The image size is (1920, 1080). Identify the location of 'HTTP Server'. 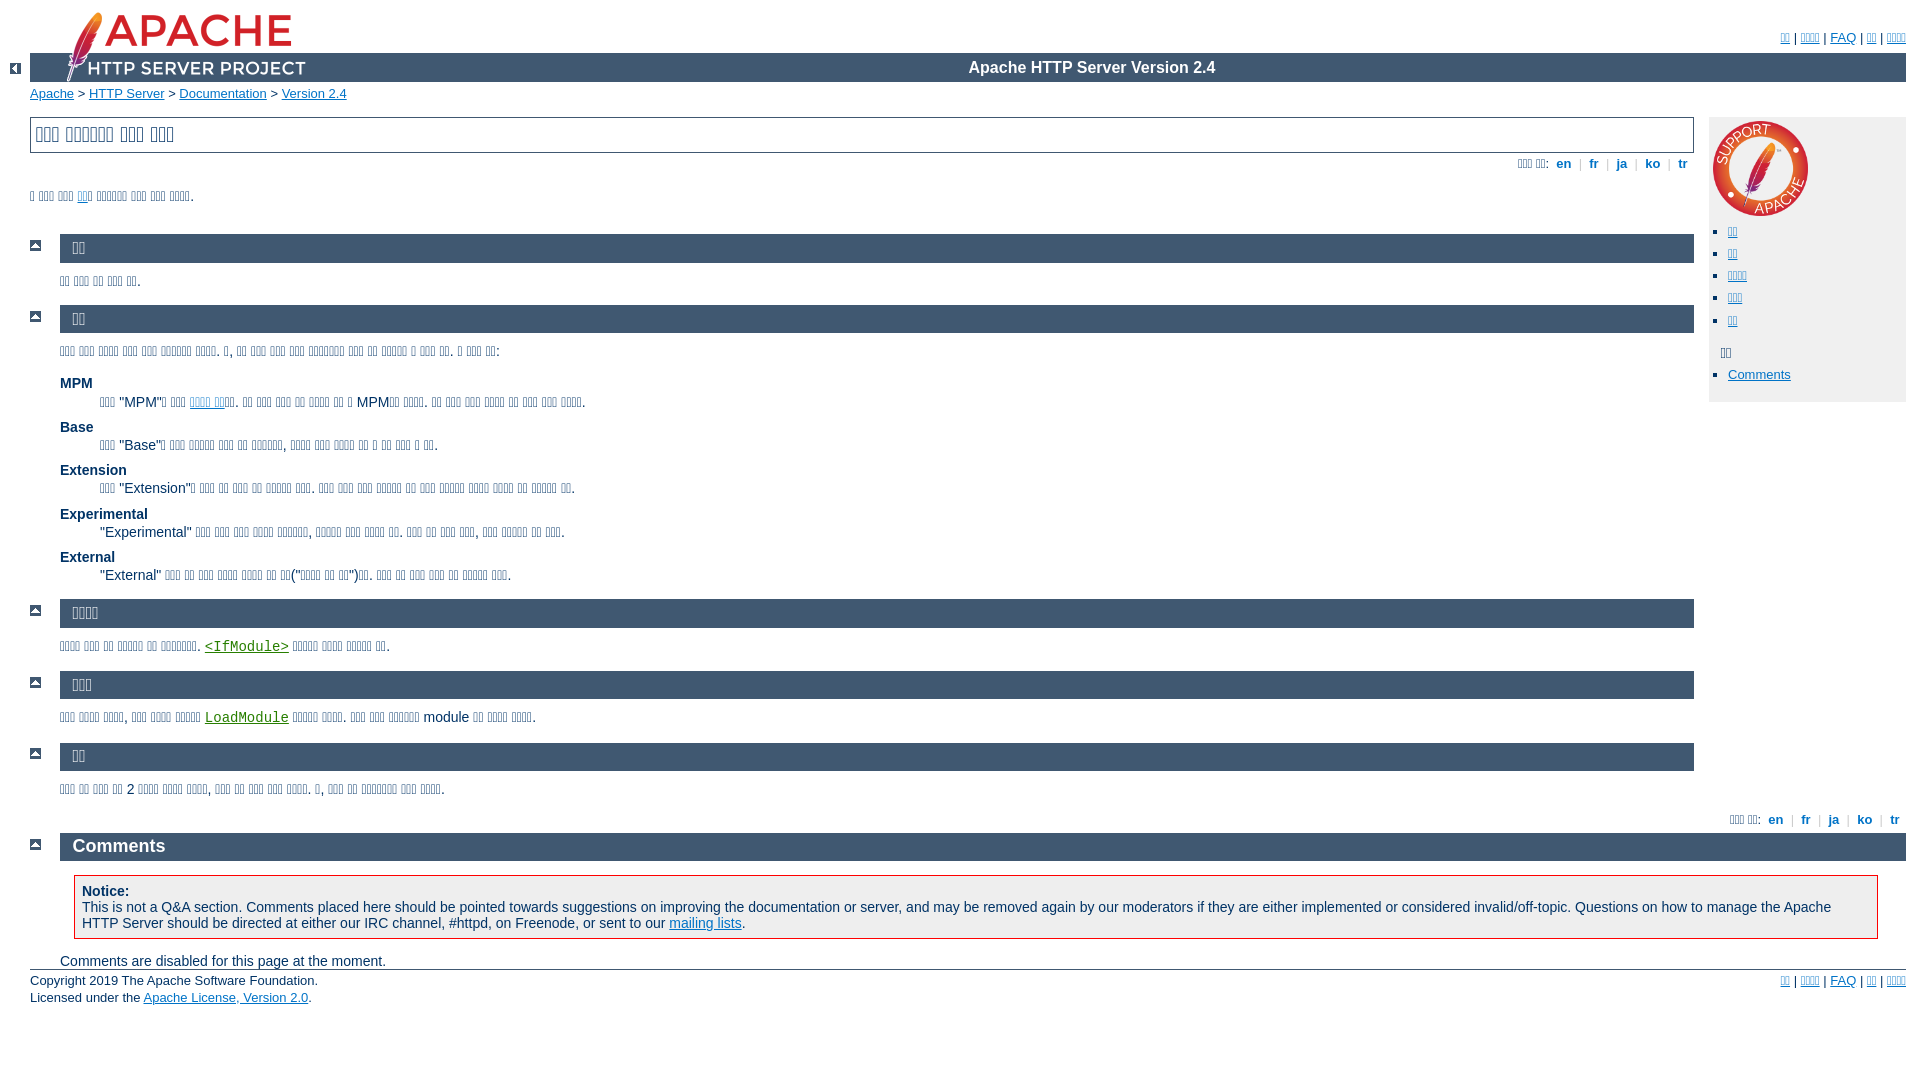
(125, 93).